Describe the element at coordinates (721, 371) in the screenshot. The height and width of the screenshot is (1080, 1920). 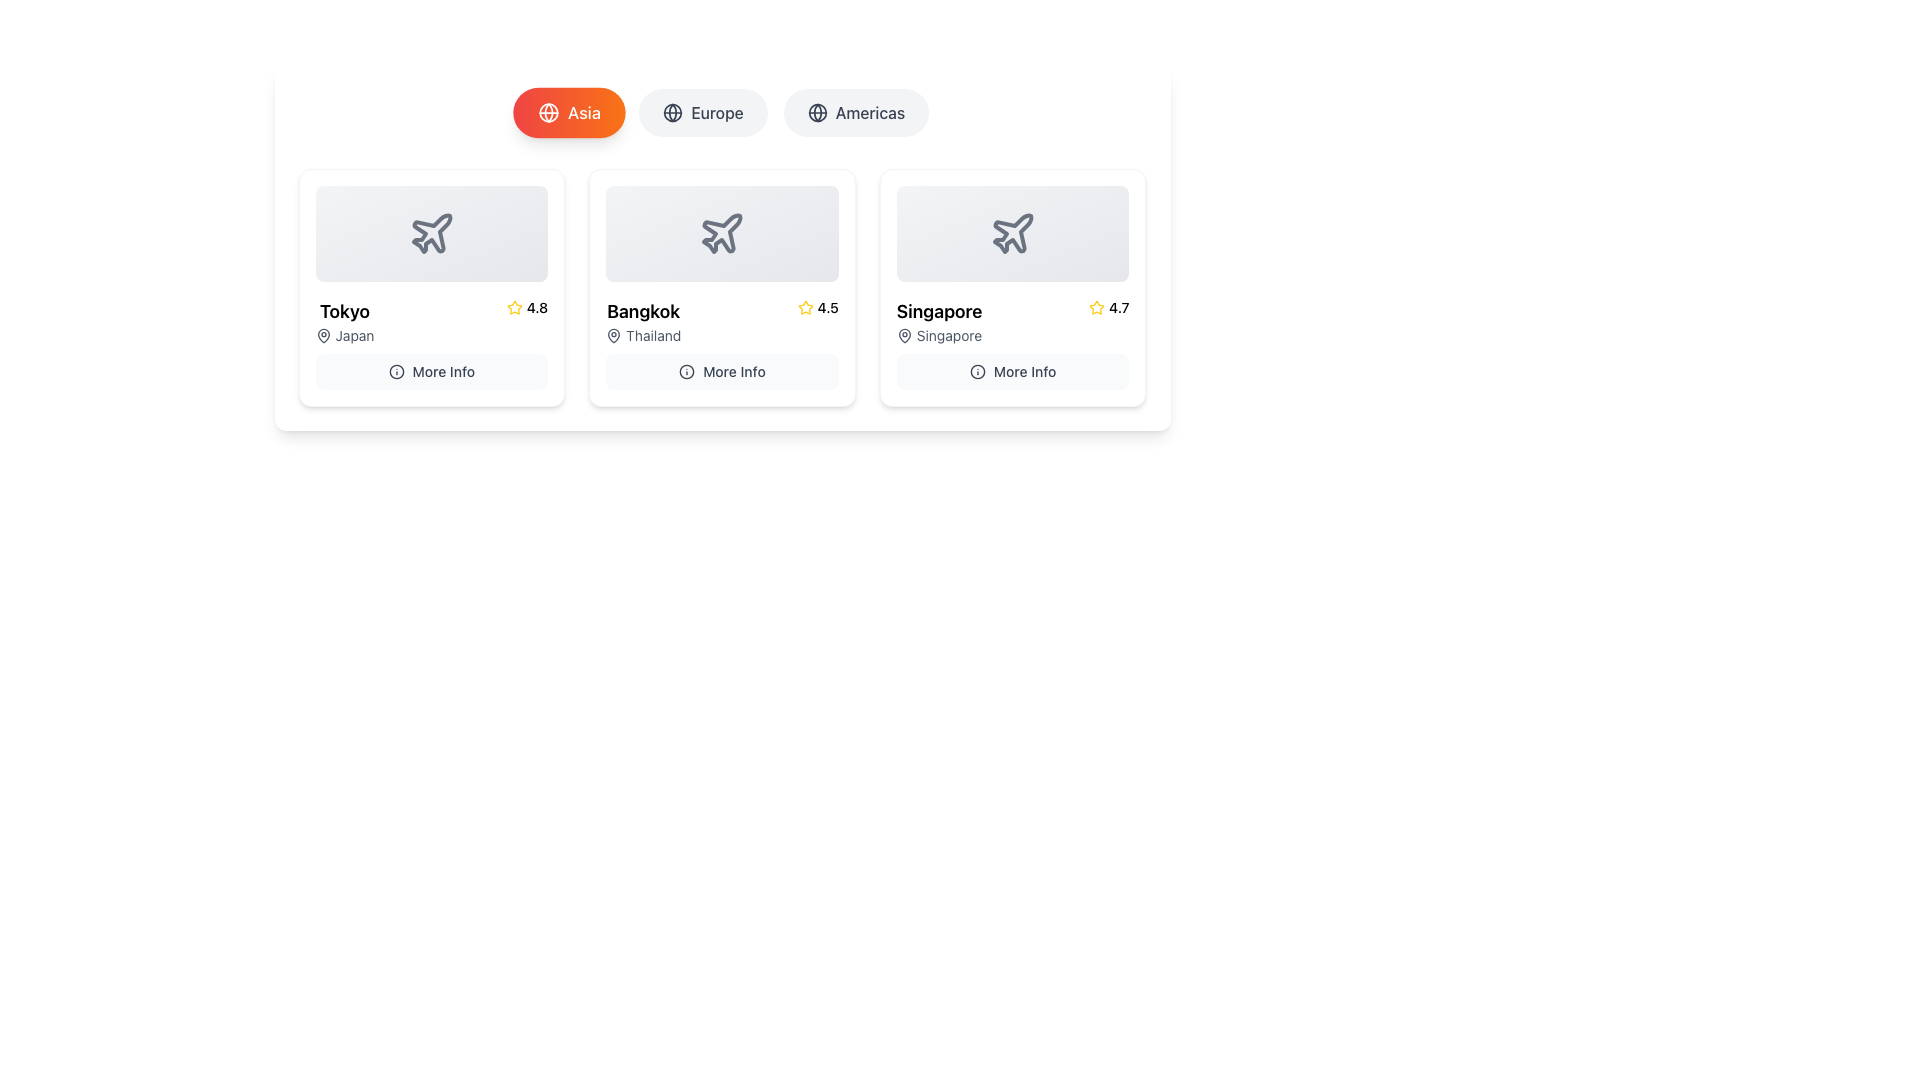
I see `the interactive button located at the bottom of the 'Bangkok' card, below the 'Thailand' text and rating` at that location.